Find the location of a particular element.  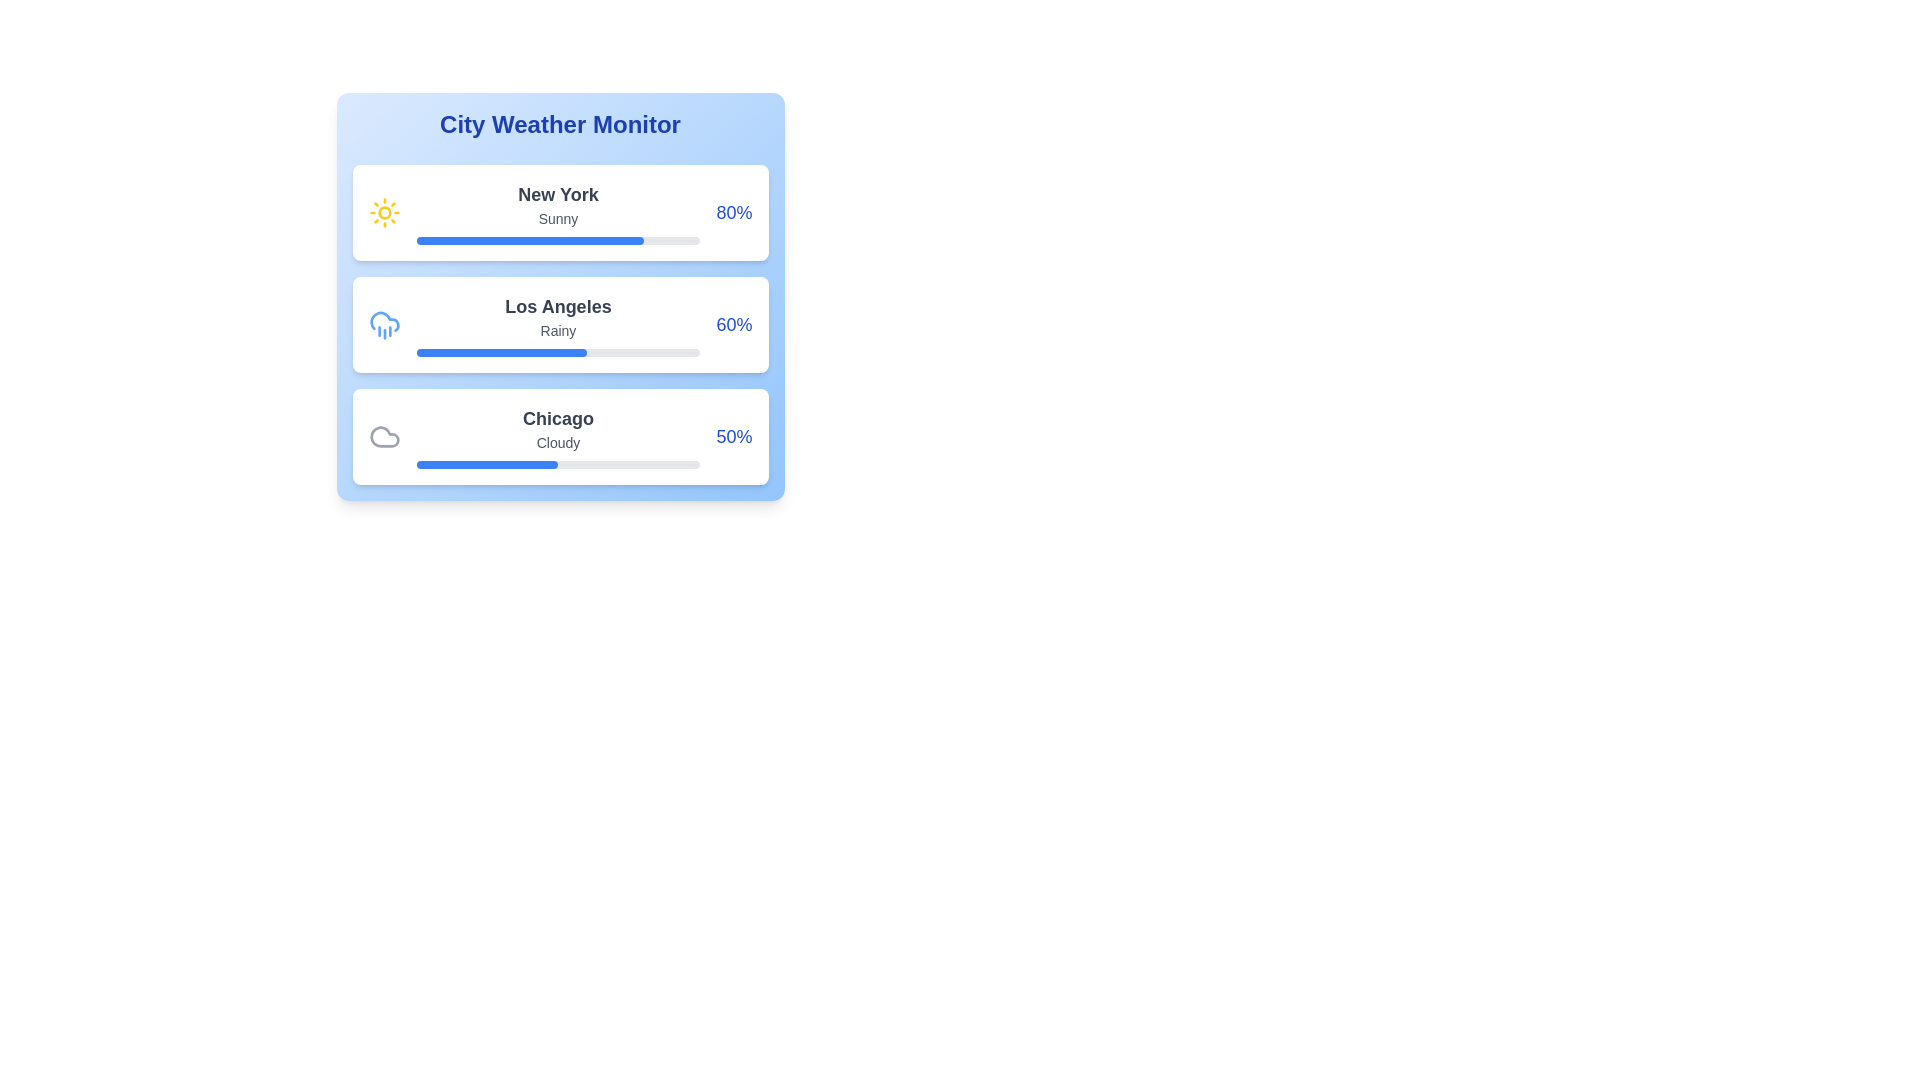

the weather condition icon representing 'Cloudy' for the city of Chicago in the City Weather Monitor interface is located at coordinates (384, 435).